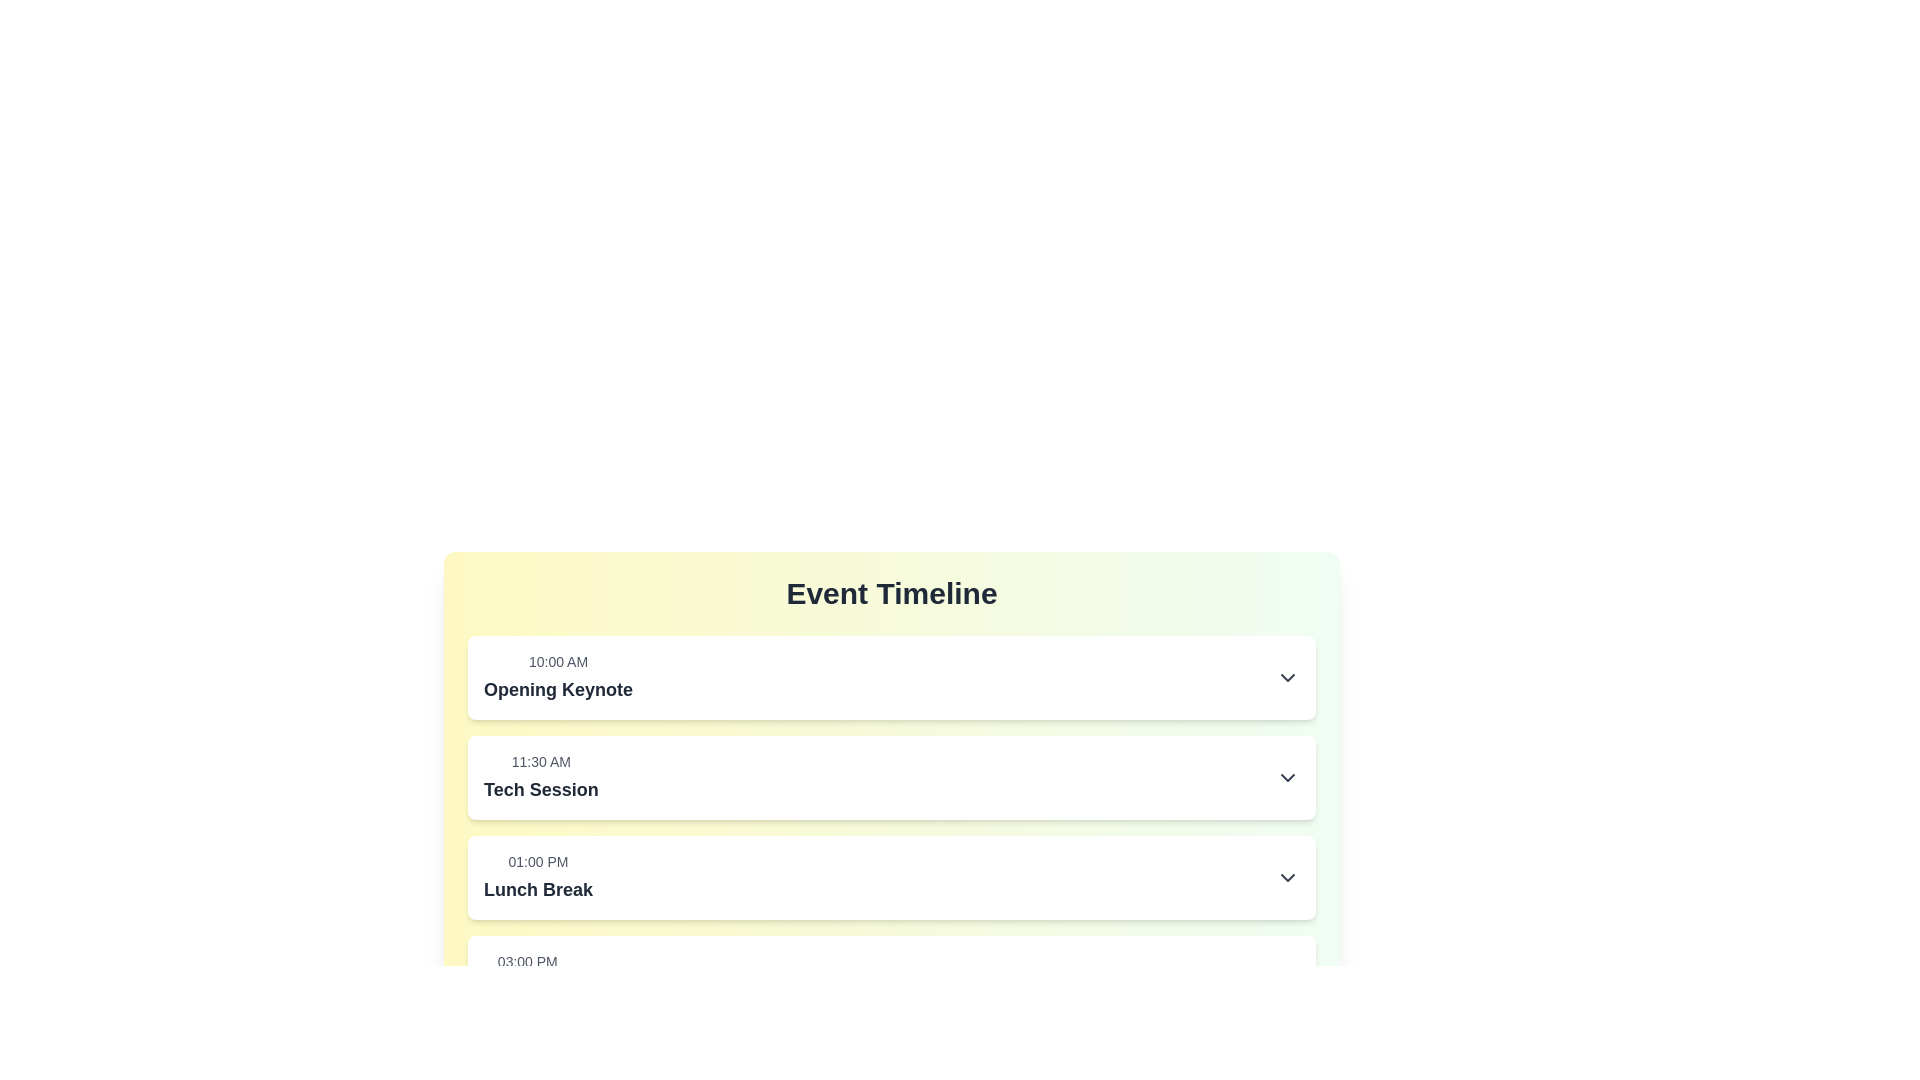  Describe the element at coordinates (538, 877) in the screenshot. I see `the text block displaying '01:00 PM' and 'Lunch Break', which is the third item in the timeline interface` at that location.